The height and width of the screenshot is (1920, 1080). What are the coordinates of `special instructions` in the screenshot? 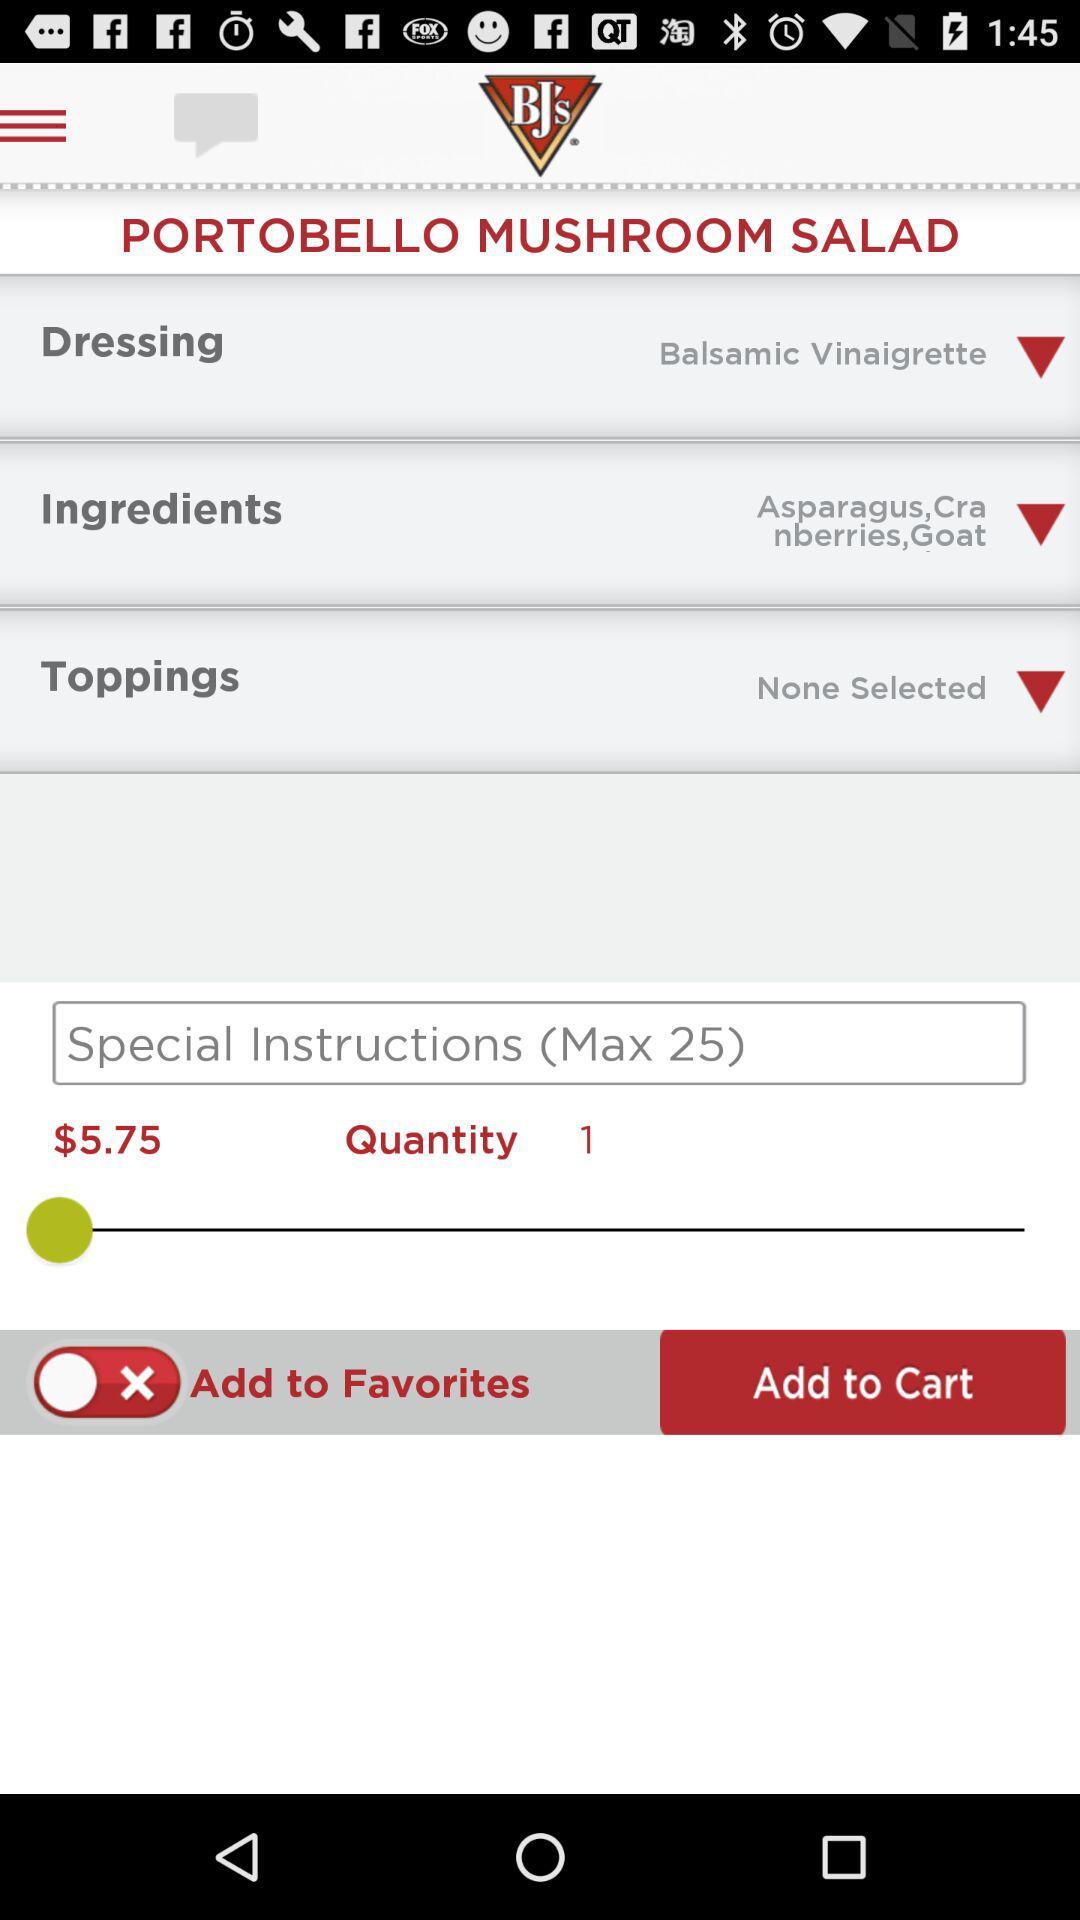 It's located at (540, 1042).